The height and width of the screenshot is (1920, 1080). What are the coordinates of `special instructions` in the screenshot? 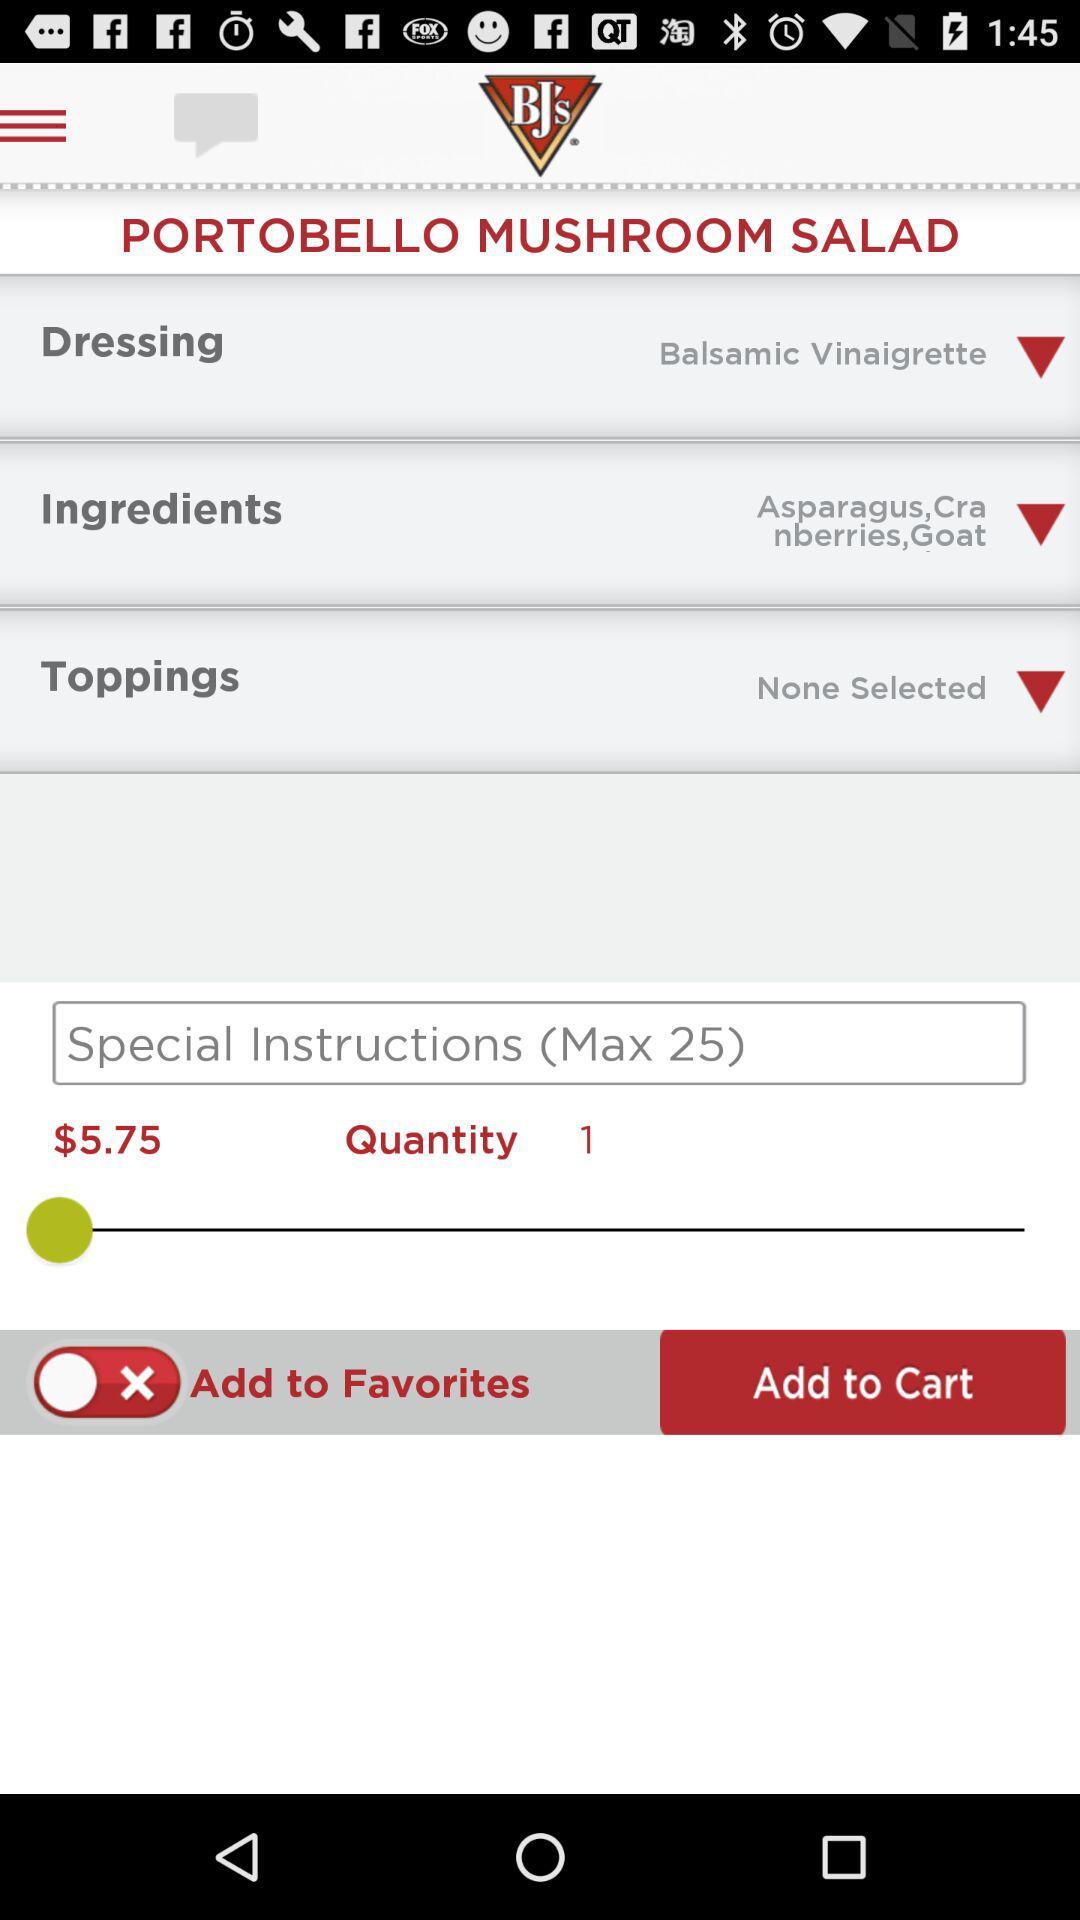 It's located at (540, 1042).